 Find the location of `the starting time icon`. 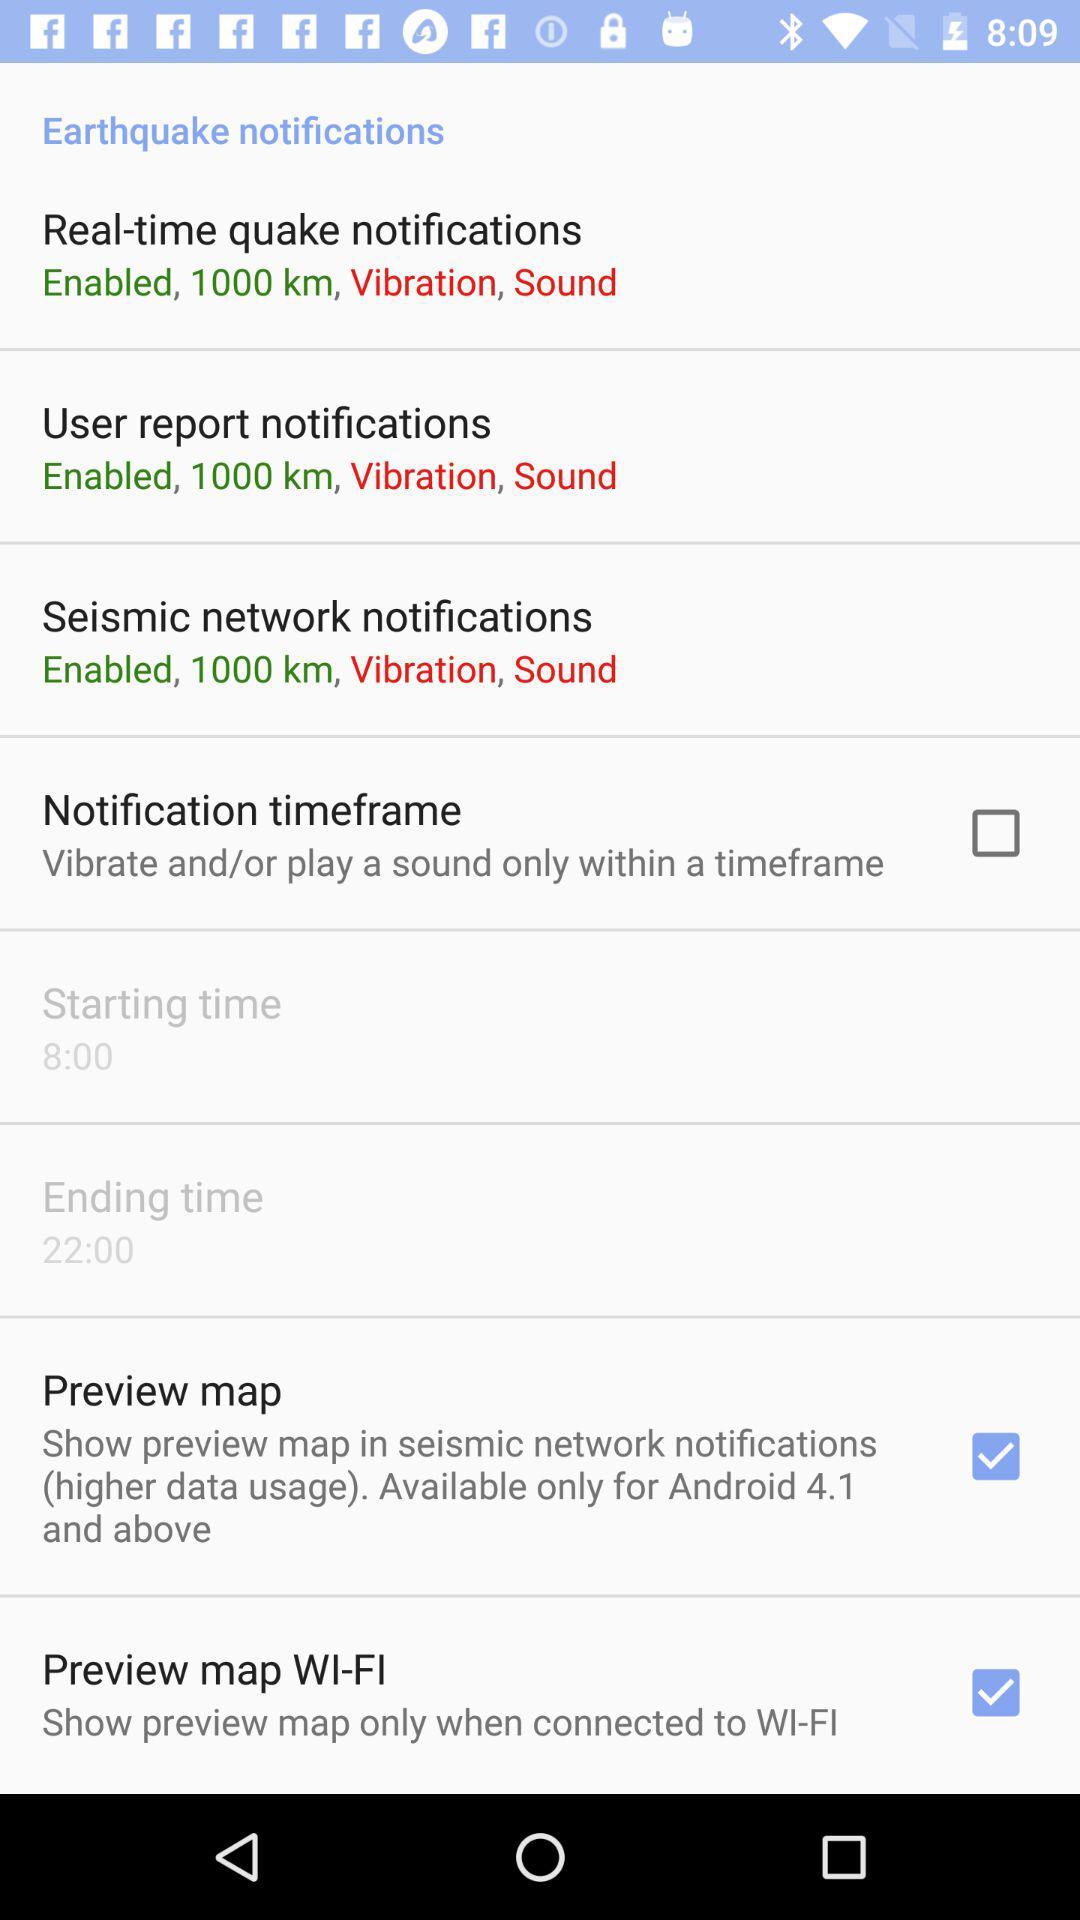

the starting time icon is located at coordinates (161, 1002).